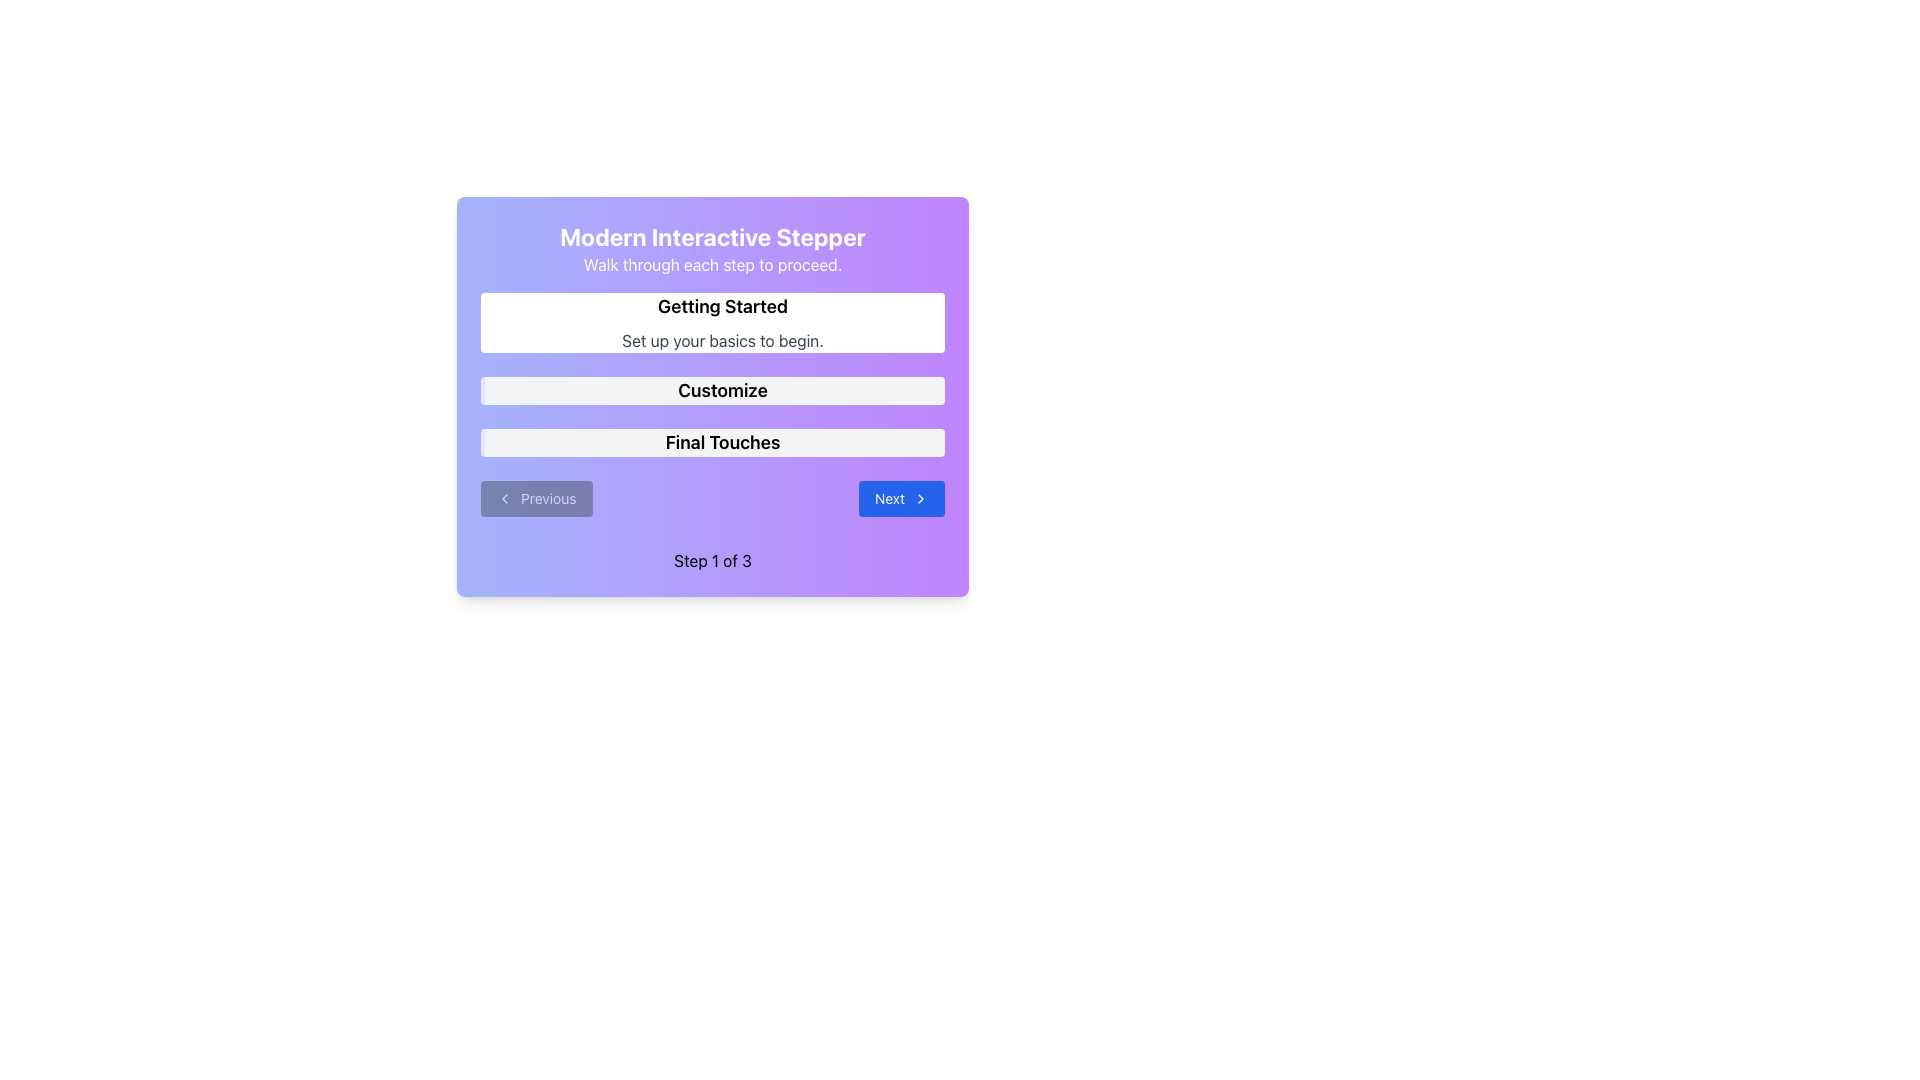 The width and height of the screenshot is (1920, 1080). I want to click on the 'Final Touches' label, which is styled with a light grey background and a bold text, located at the bottom of the list of three items, so click(713, 442).